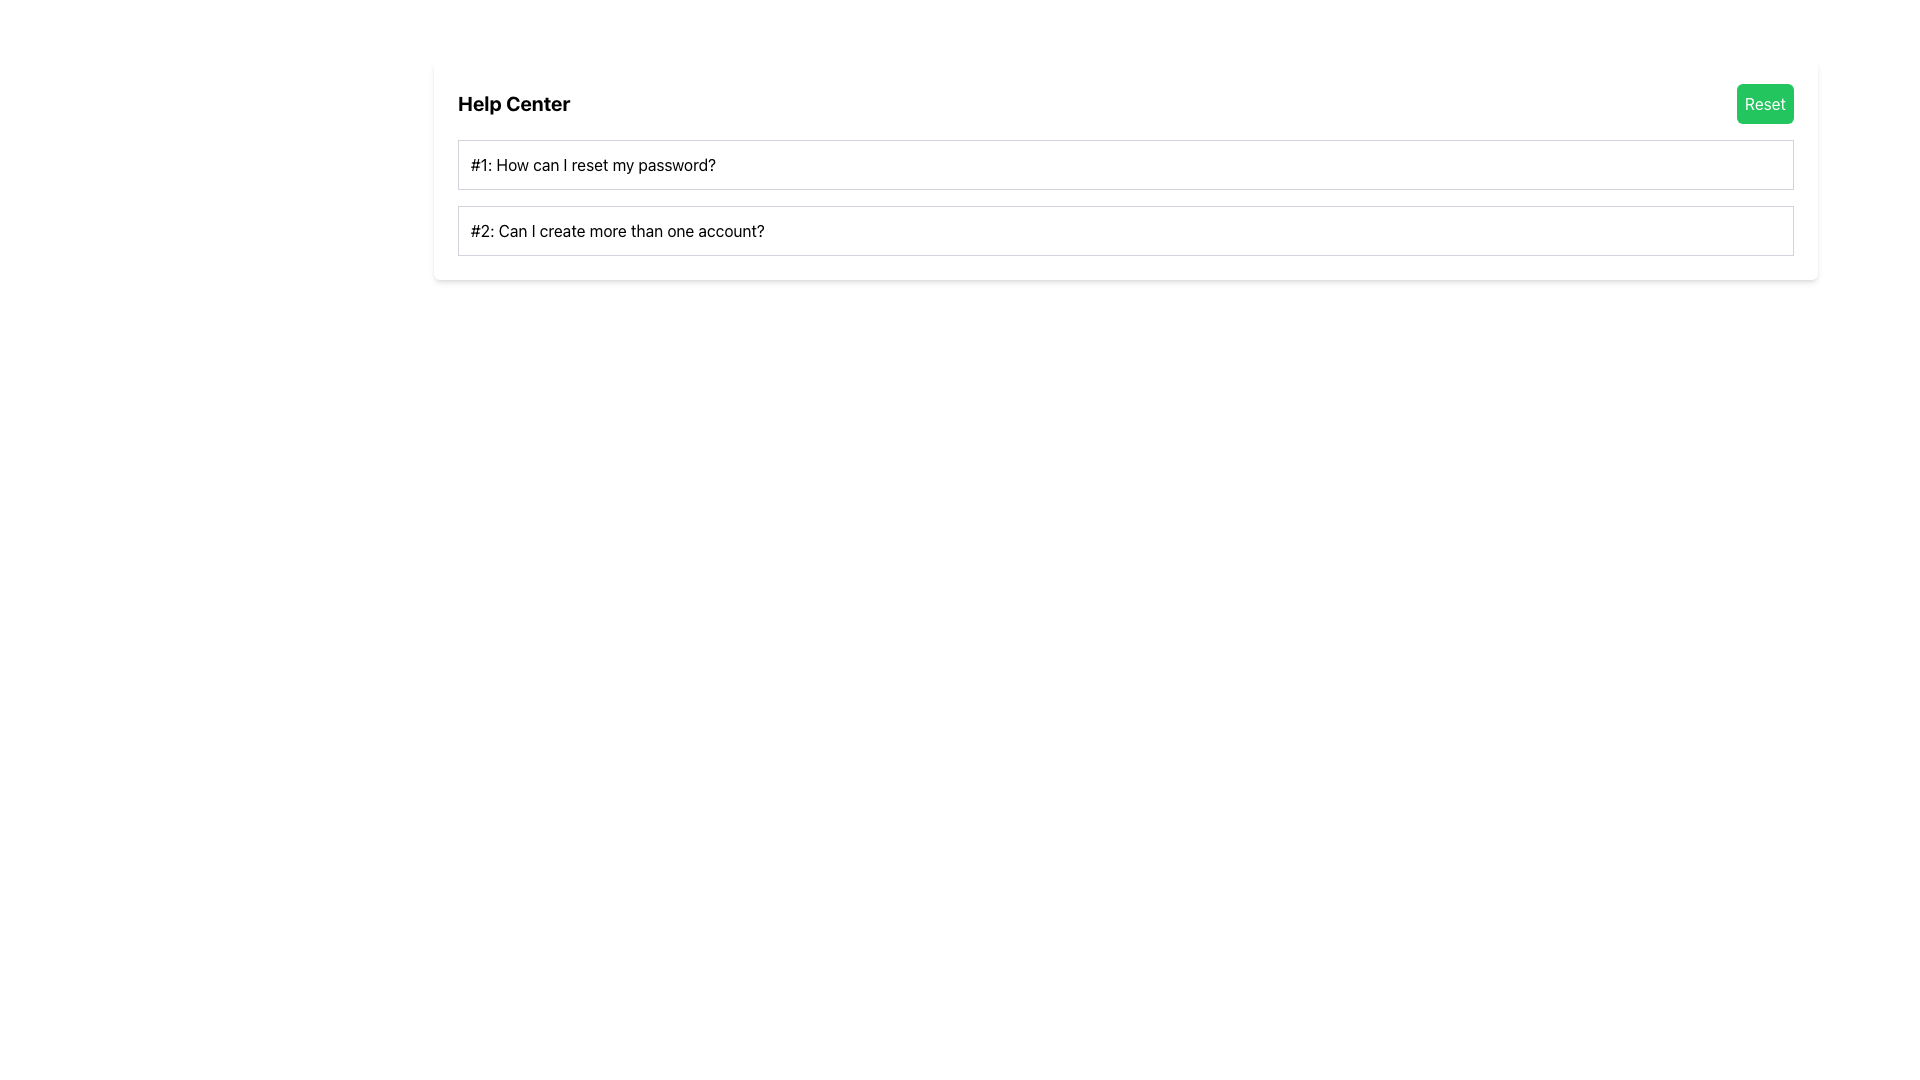  What do you see at coordinates (1765, 104) in the screenshot?
I see `the reset button located to the right of the 'Help Center' header` at bounding box center [1765, 104].